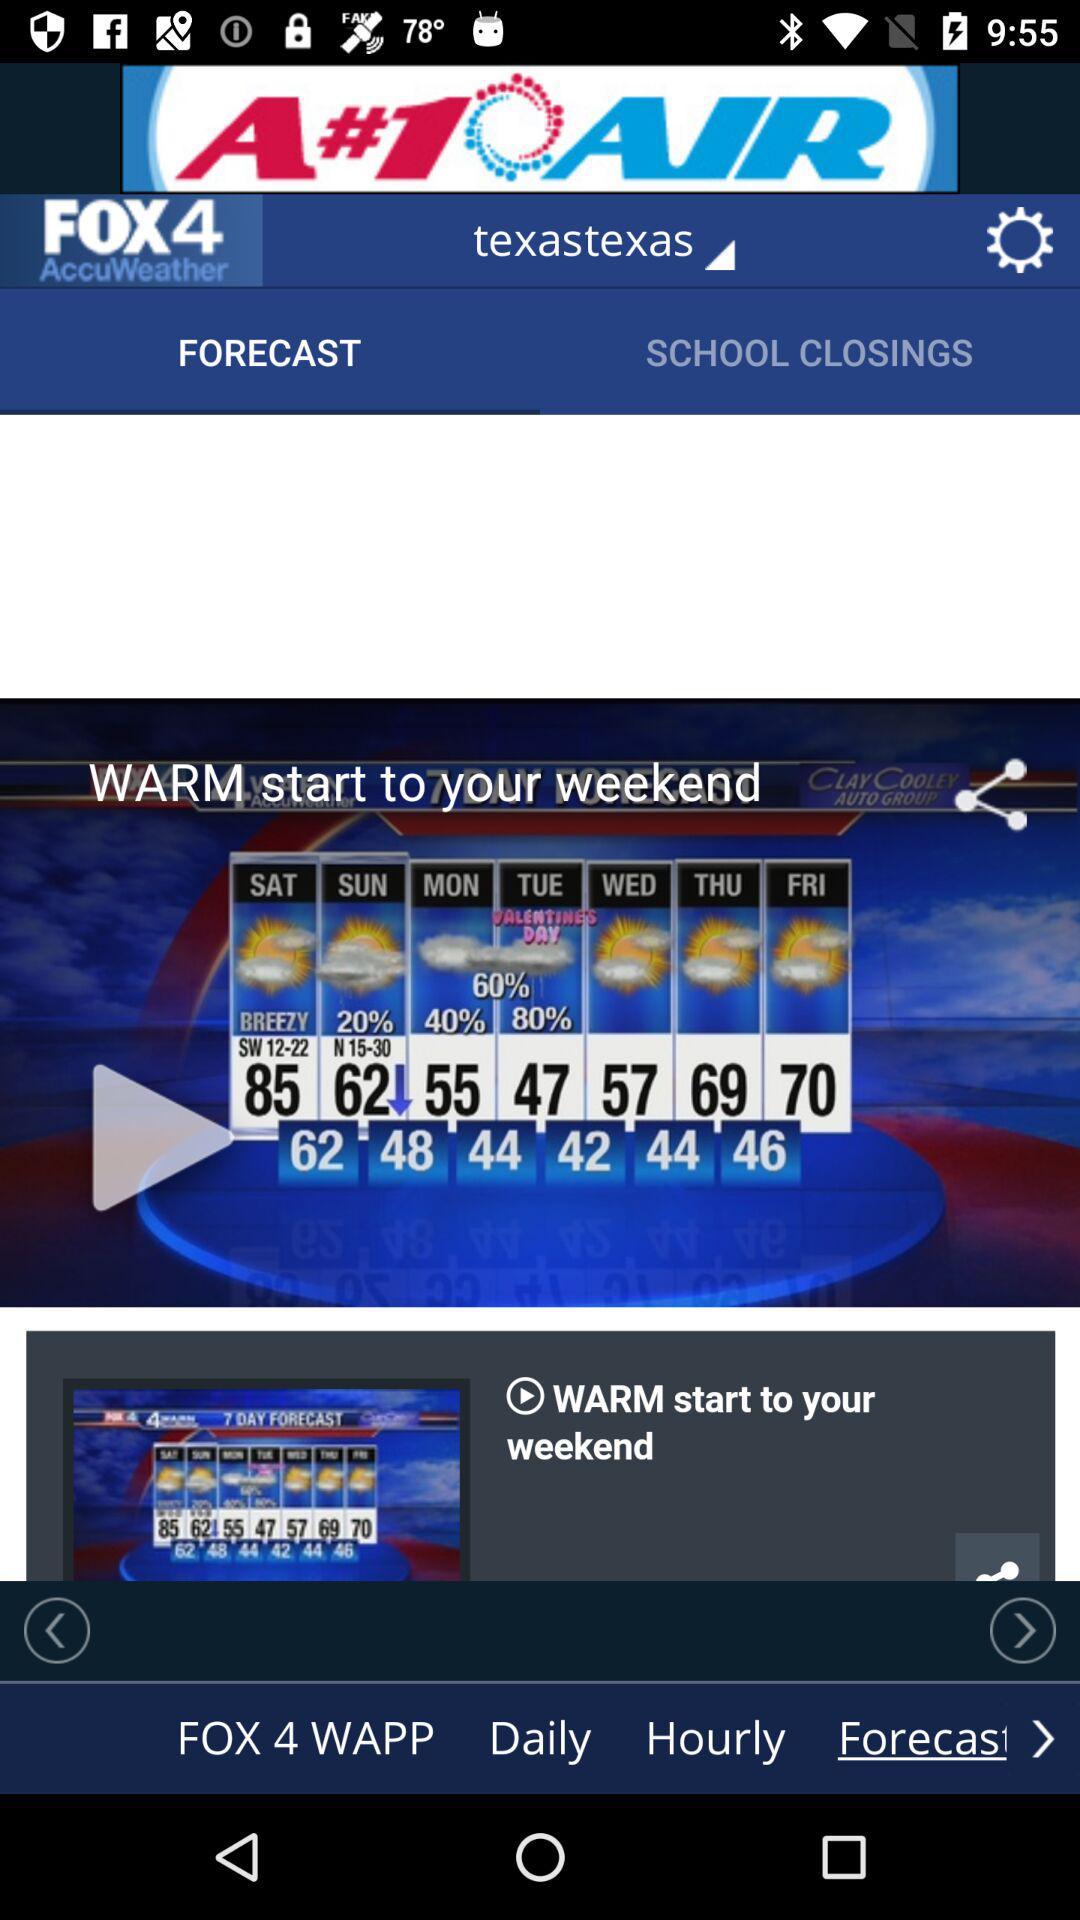  What do you see at coordinates (1022, 1630) in the screenshot?
I see `go next page` at bounding box center [1022, 1630].